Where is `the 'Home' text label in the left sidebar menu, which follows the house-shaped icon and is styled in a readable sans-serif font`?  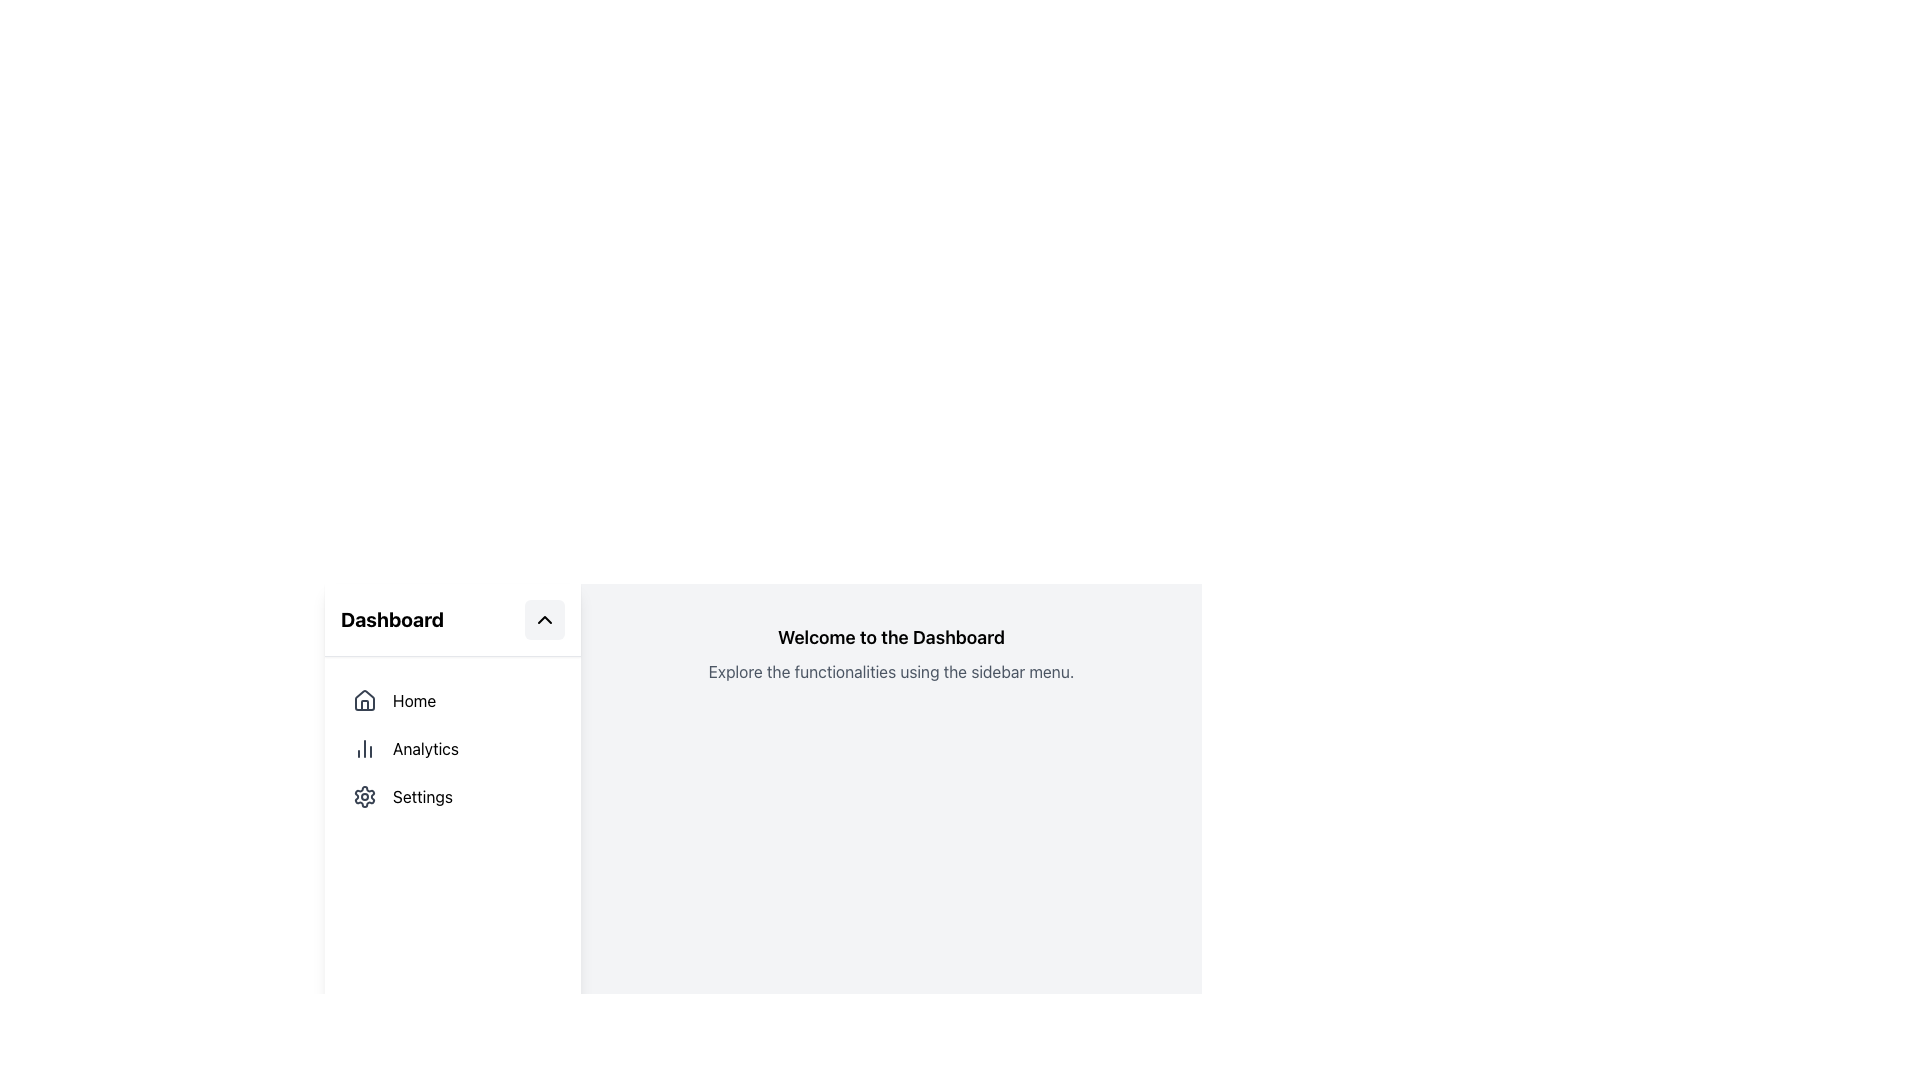
the 'Home' text label in the left sidebar menu, which follows the house-shaped icon and is styled in a readable sans-serif font is located at coordinates (413, 700).